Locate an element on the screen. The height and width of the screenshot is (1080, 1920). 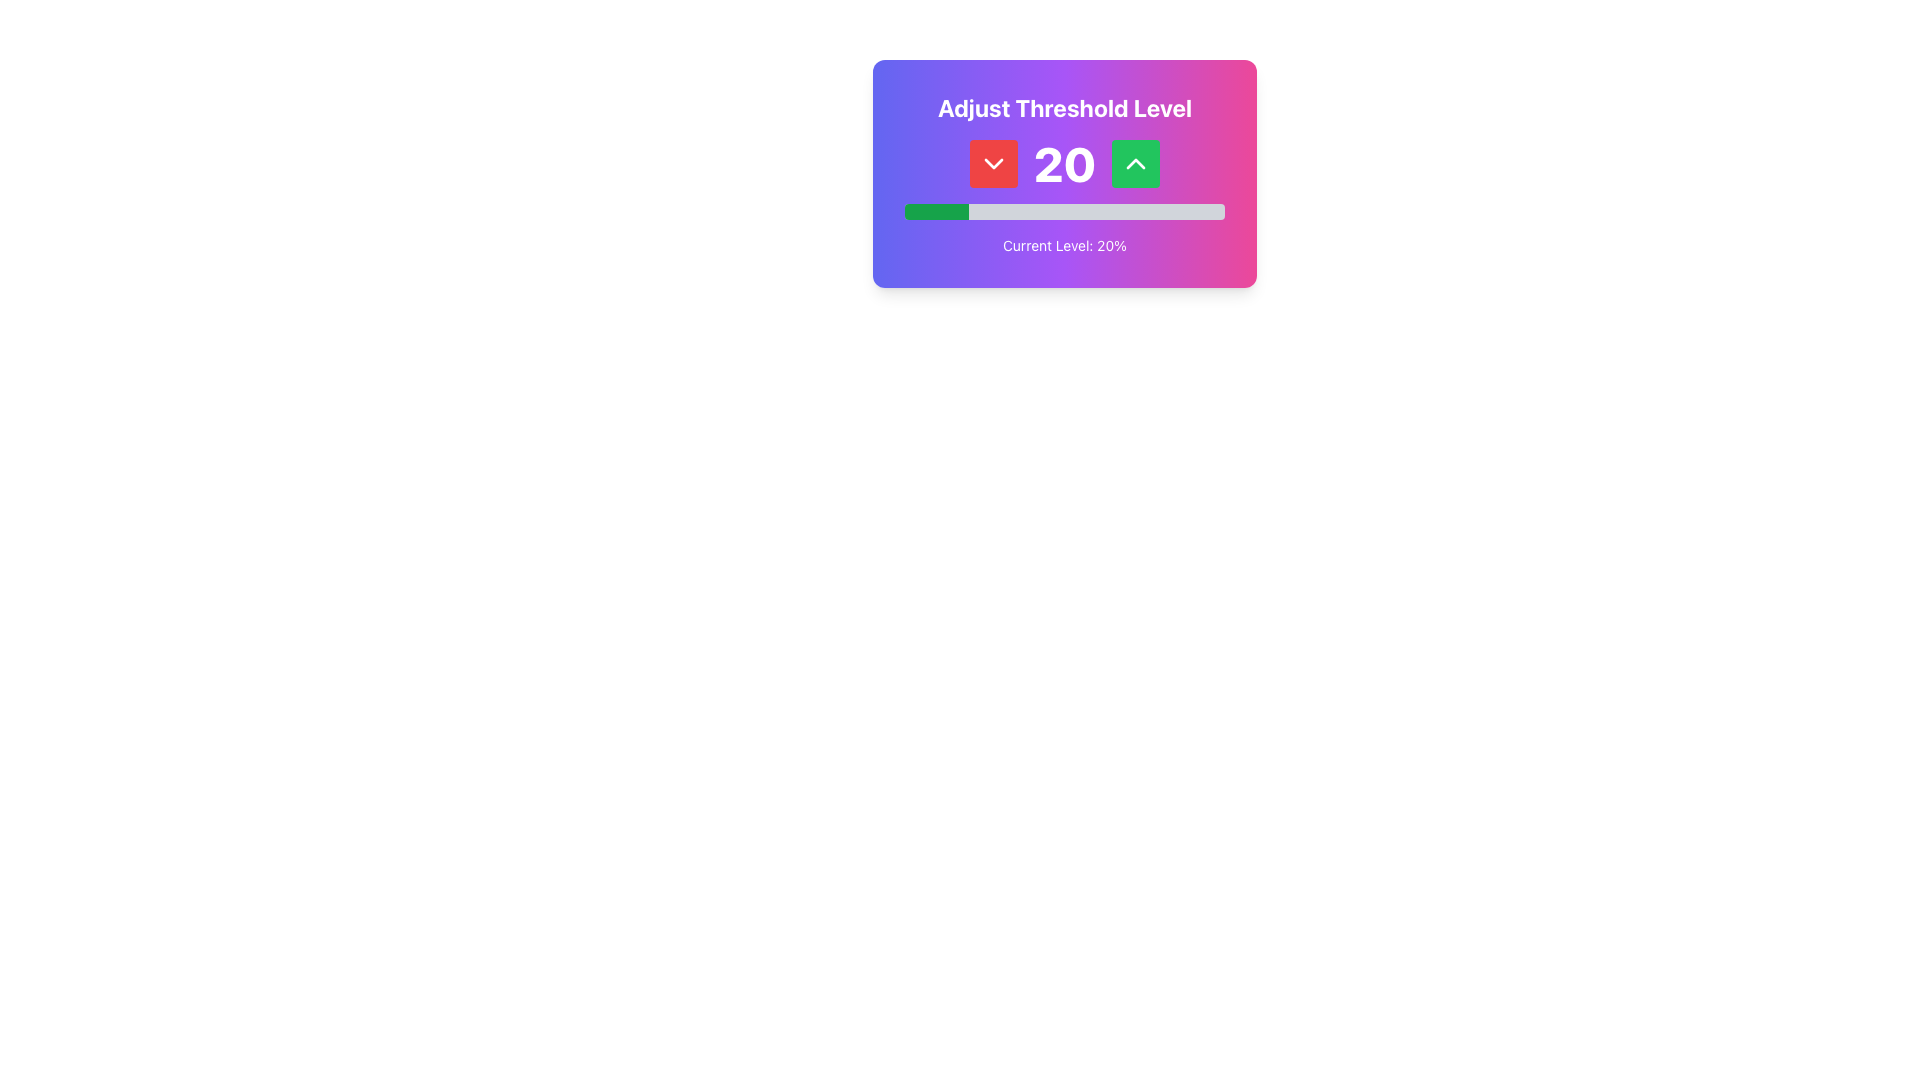
the Progress Bar located centrally below the numerical display '20' and above 'Current Level: 20%' is located at coordinates (1064, 212).